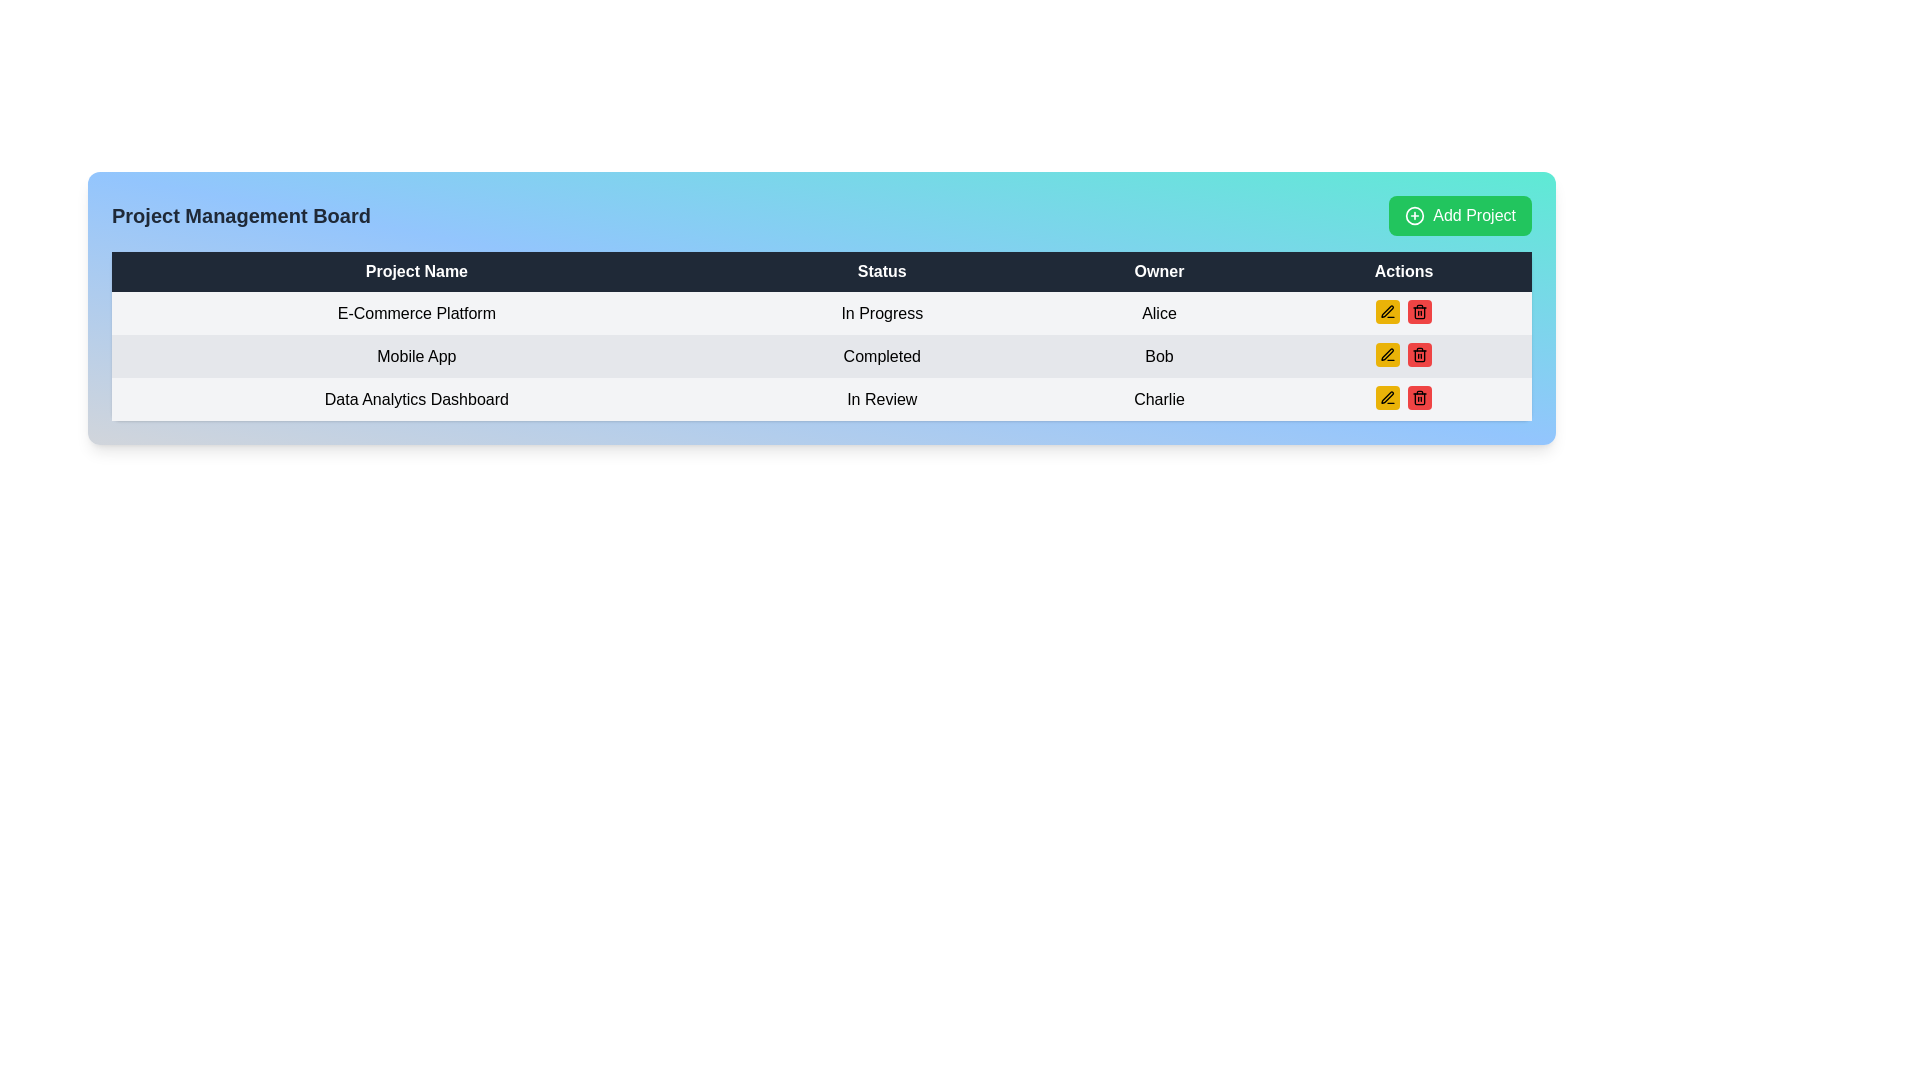  I want to click on the first column header text label for project names in the table, located at the top-left corner of the header row, so click(415, 272).